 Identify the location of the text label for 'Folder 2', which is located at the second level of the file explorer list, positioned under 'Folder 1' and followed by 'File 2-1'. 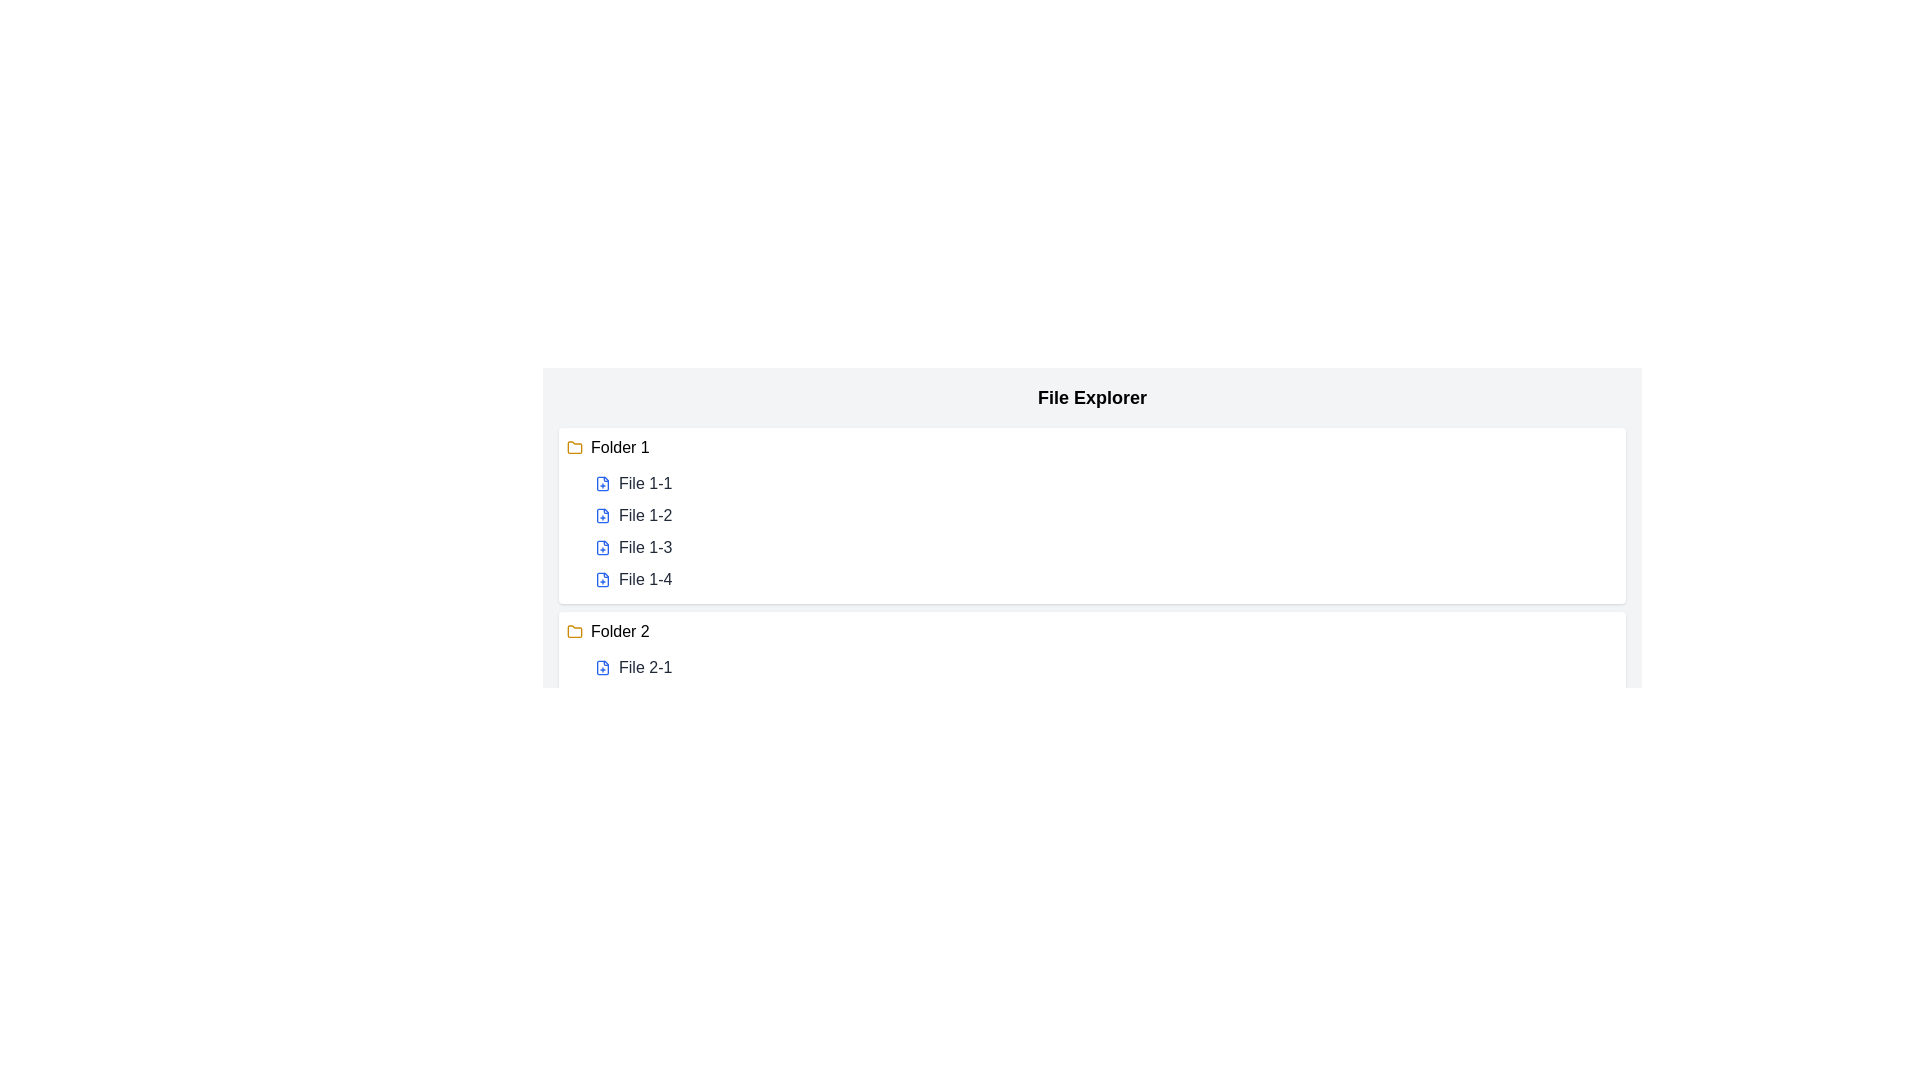
(619, 632).